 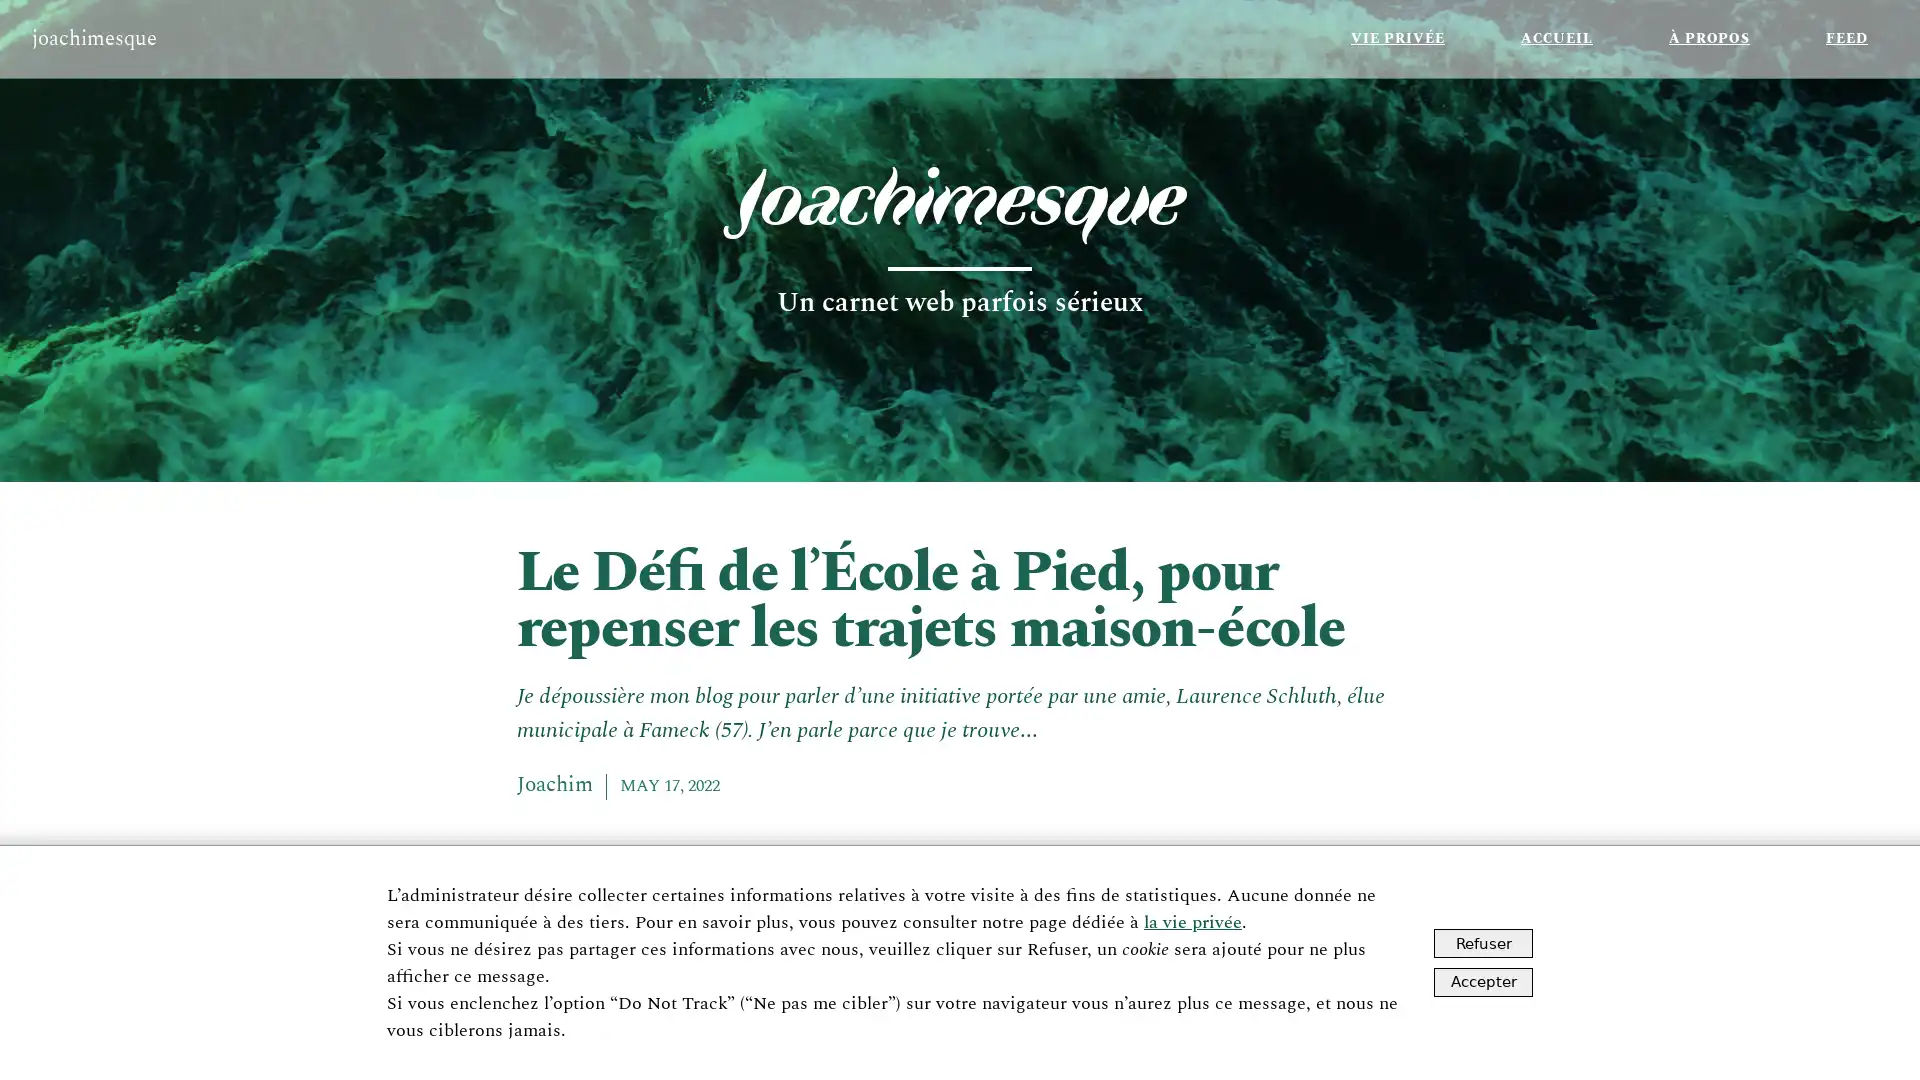 What do you see at coordinates (1483, 943) in the screenshot?
I see `Refuser` at bounding box center [1483, 943].